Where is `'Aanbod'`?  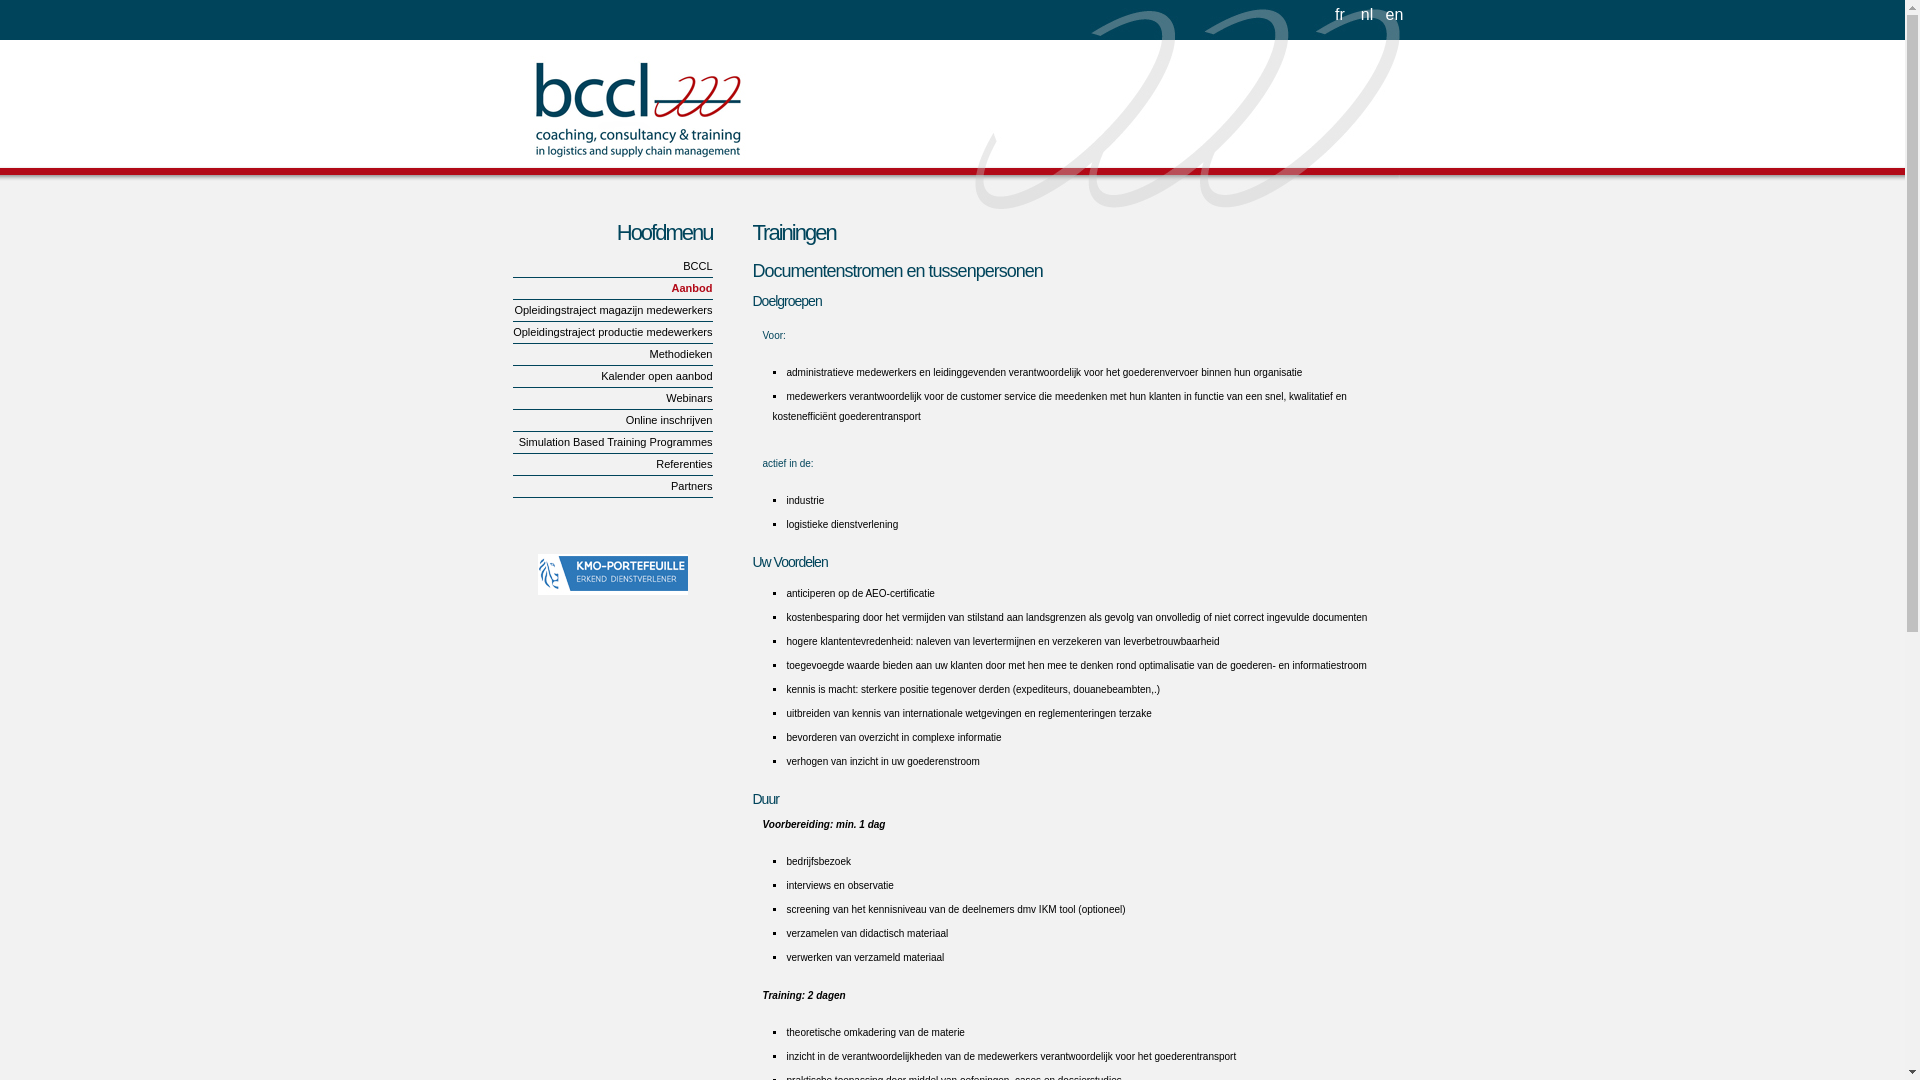
'Aanbod' is located at coordinates (610, 289).